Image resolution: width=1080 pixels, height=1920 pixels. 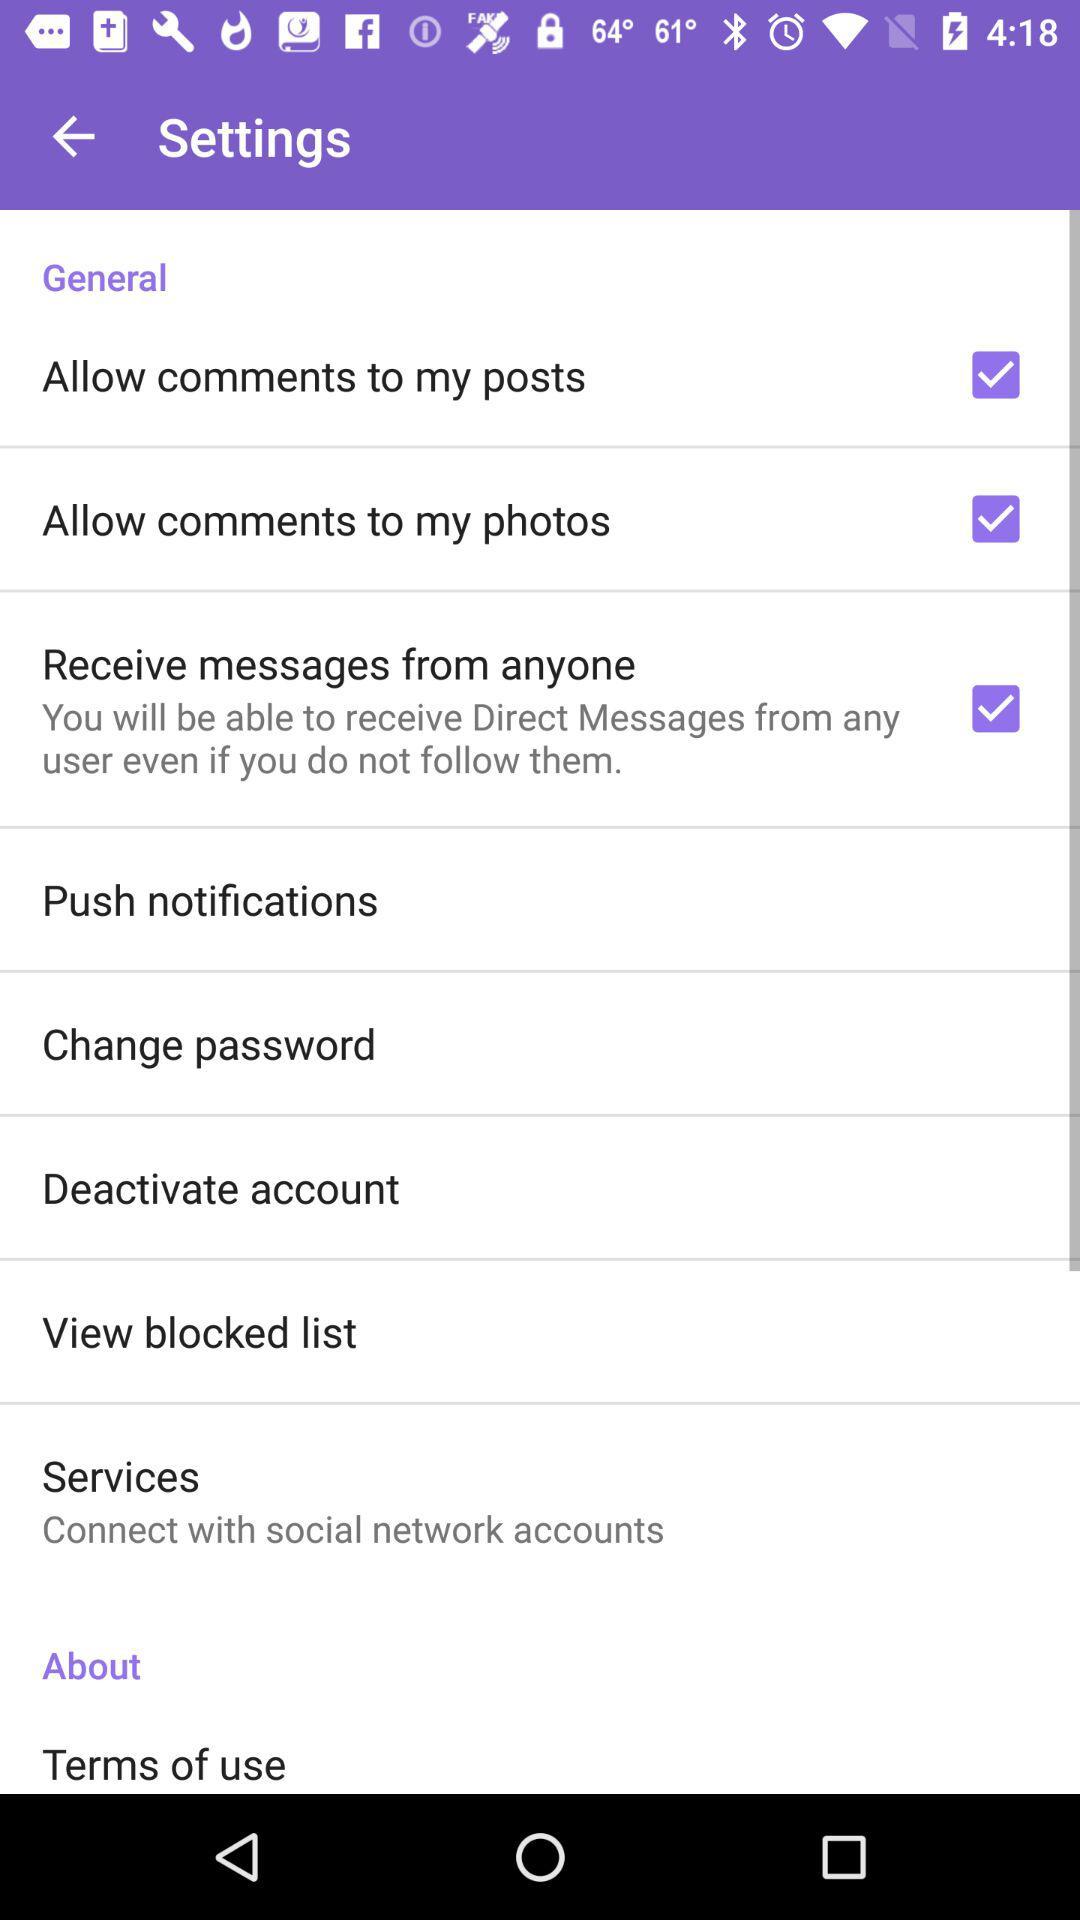 What do you see at coordinates (72, 135) in the screenshot?
I see `the item next to the settings icon` at bounding box center [72, 135].